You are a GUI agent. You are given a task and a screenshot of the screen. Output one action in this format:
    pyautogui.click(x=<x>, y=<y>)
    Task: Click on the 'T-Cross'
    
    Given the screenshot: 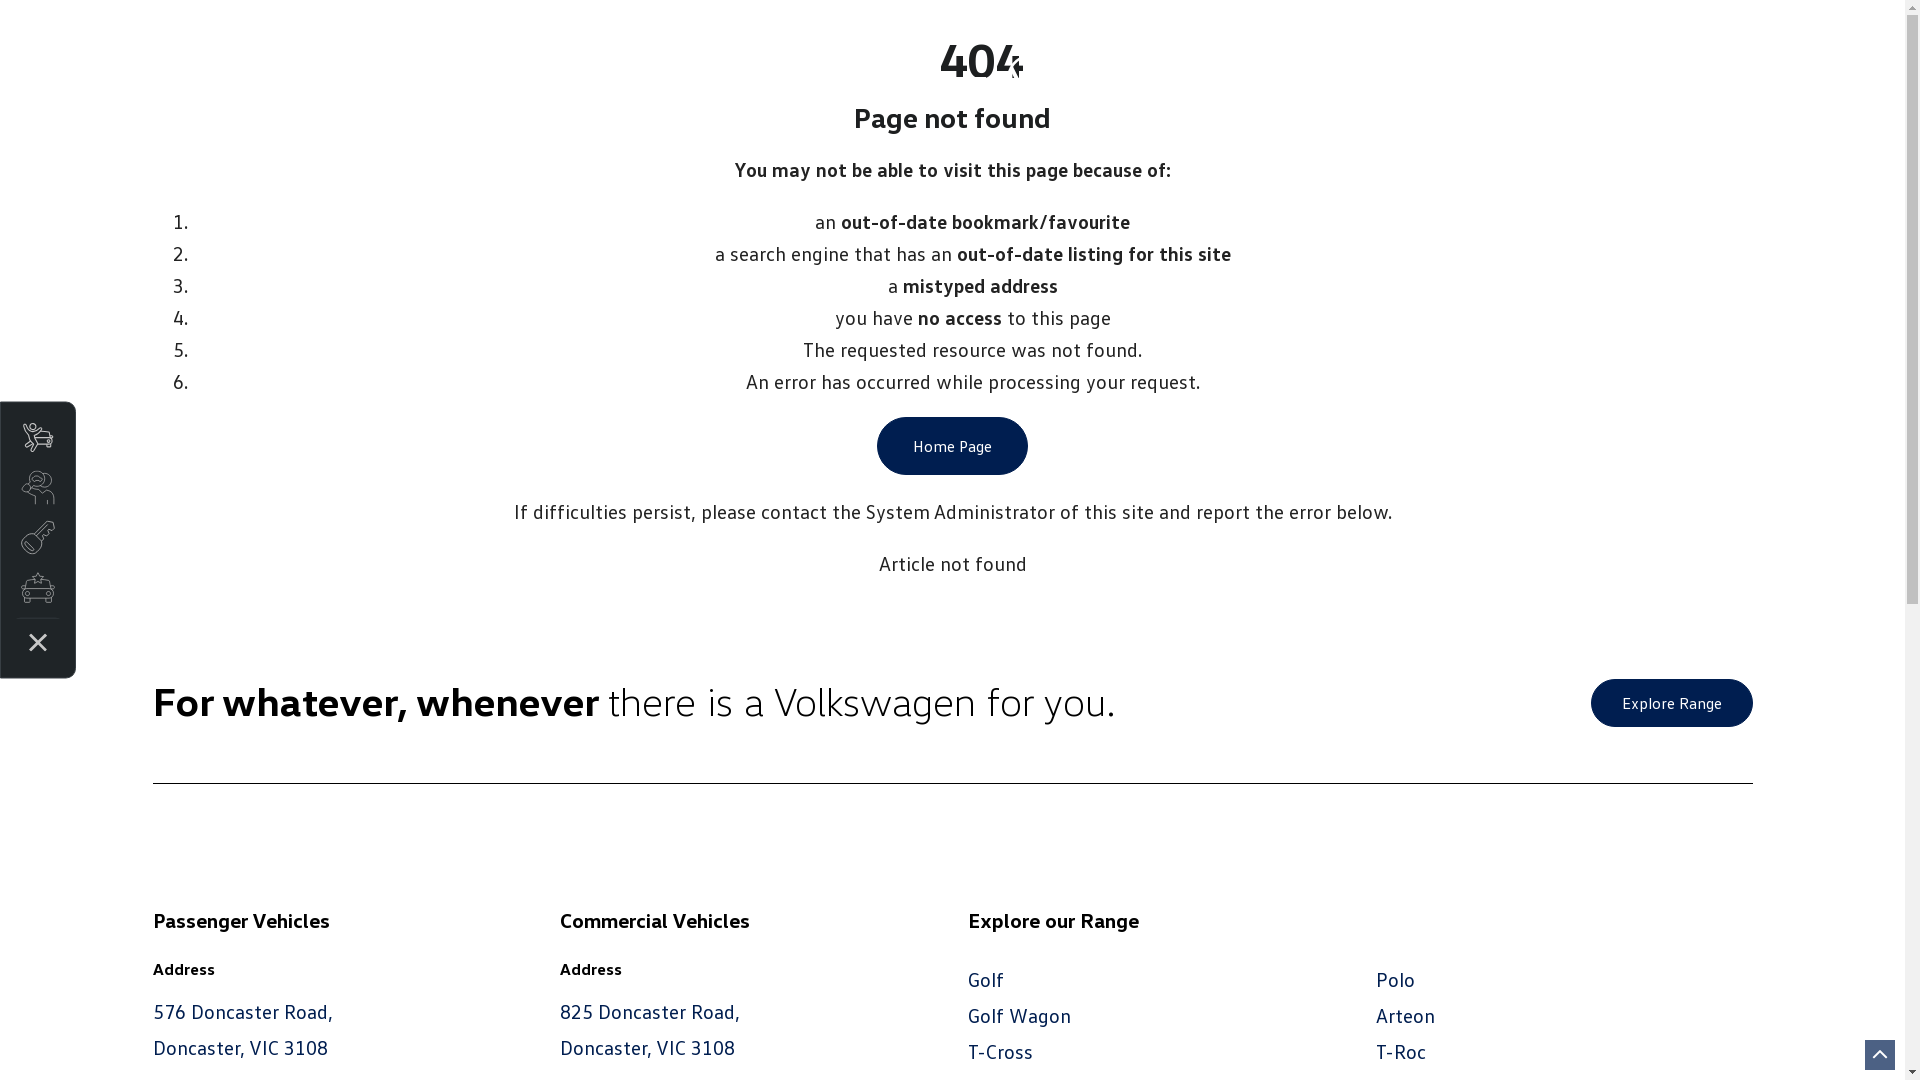 What is the action you would take?
    pyautogui.click(x=1000, y=1049)
    